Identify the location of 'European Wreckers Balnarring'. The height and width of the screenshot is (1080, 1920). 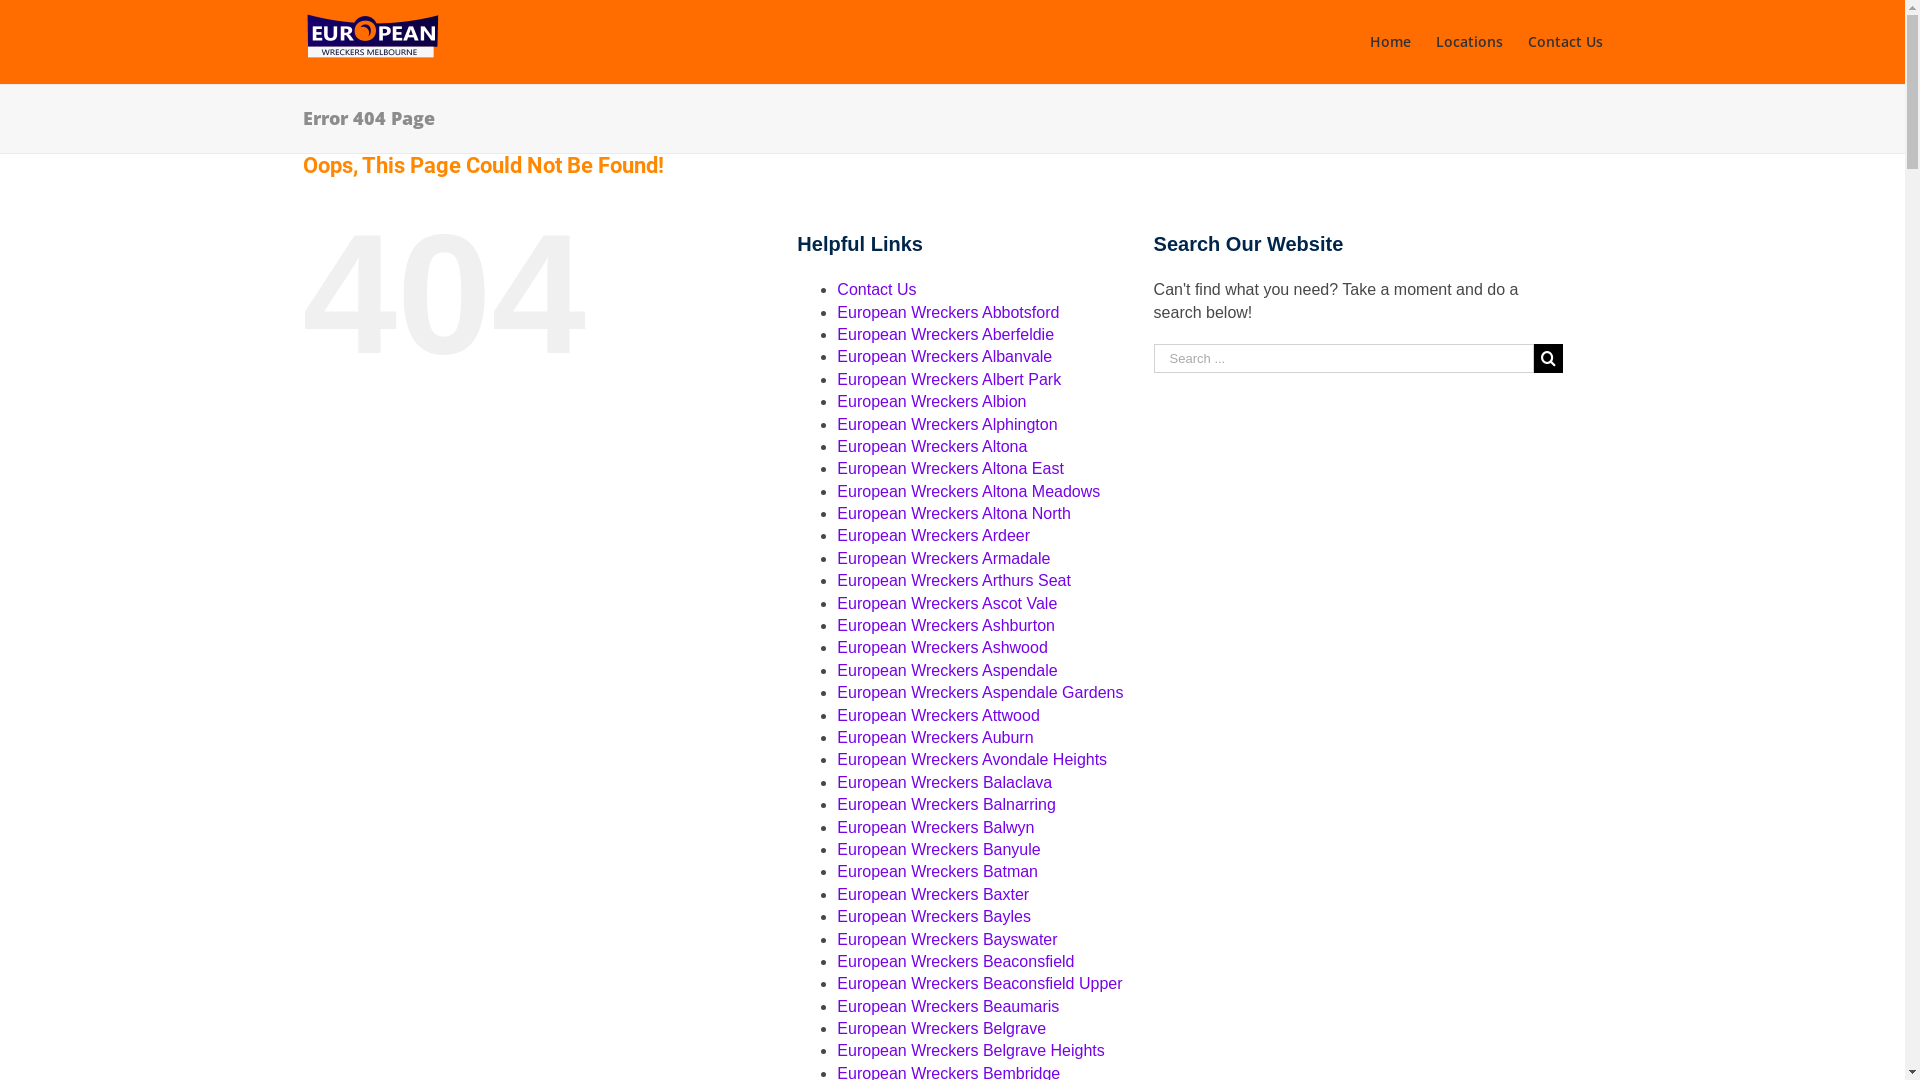
(944, 803).